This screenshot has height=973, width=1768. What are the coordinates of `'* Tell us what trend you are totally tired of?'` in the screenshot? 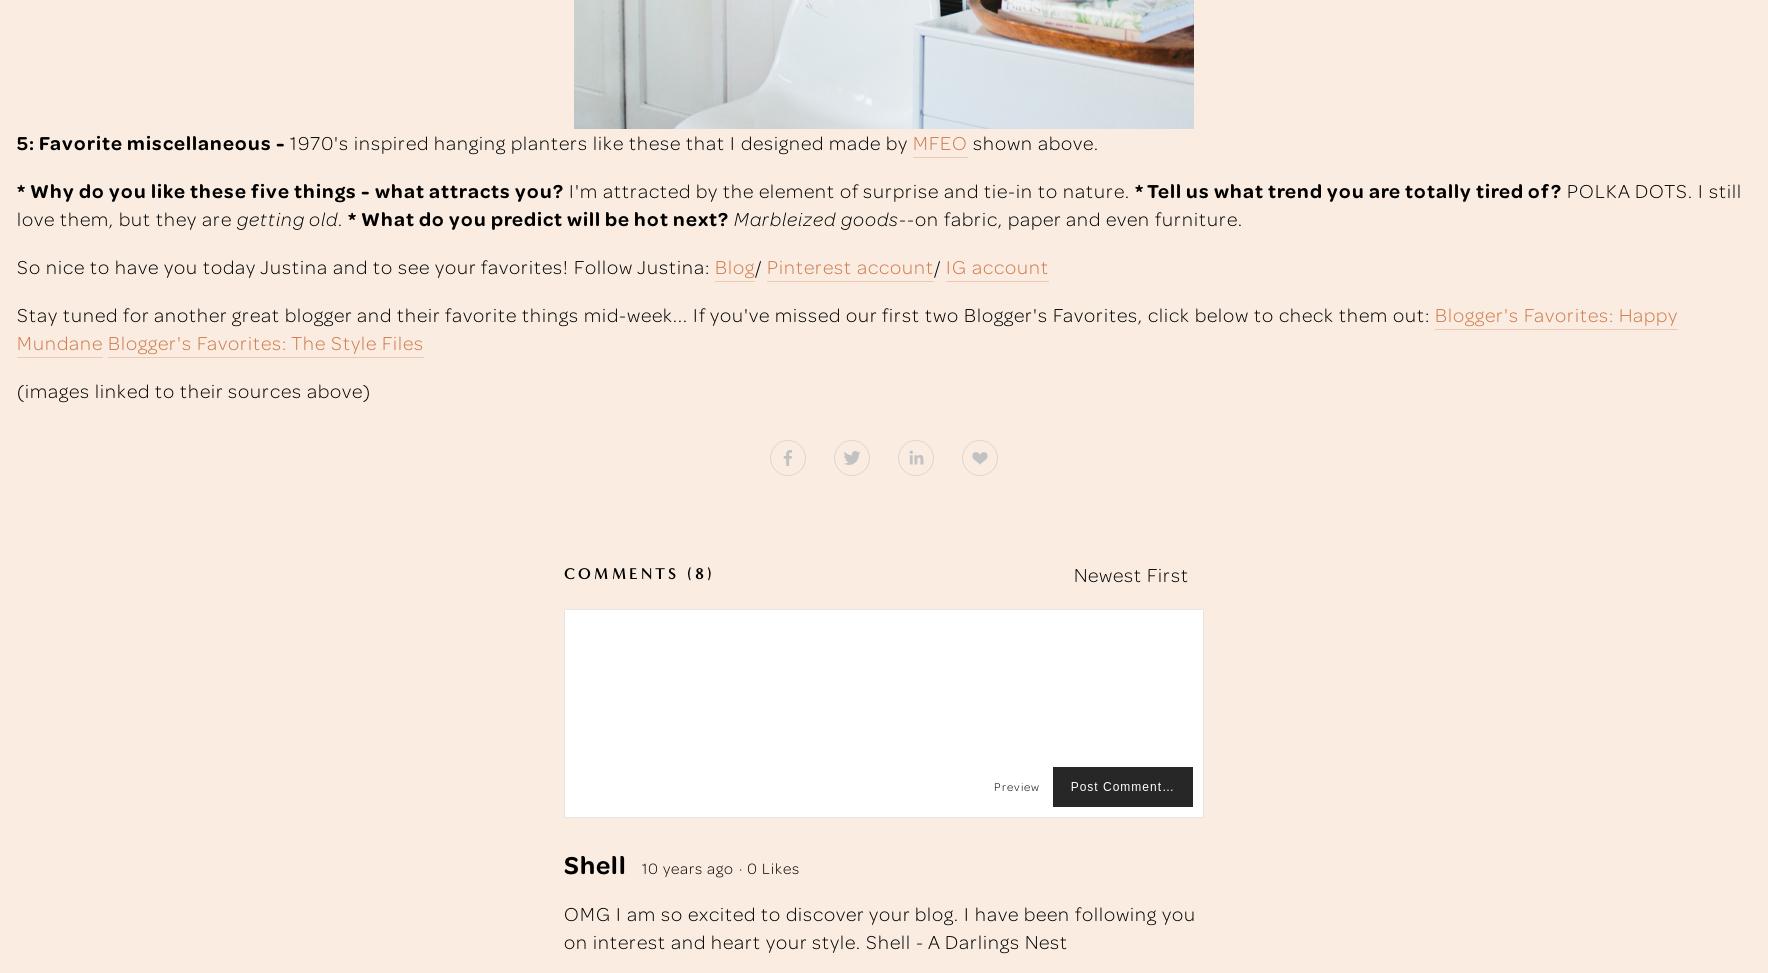 It's located at (1347, 189).